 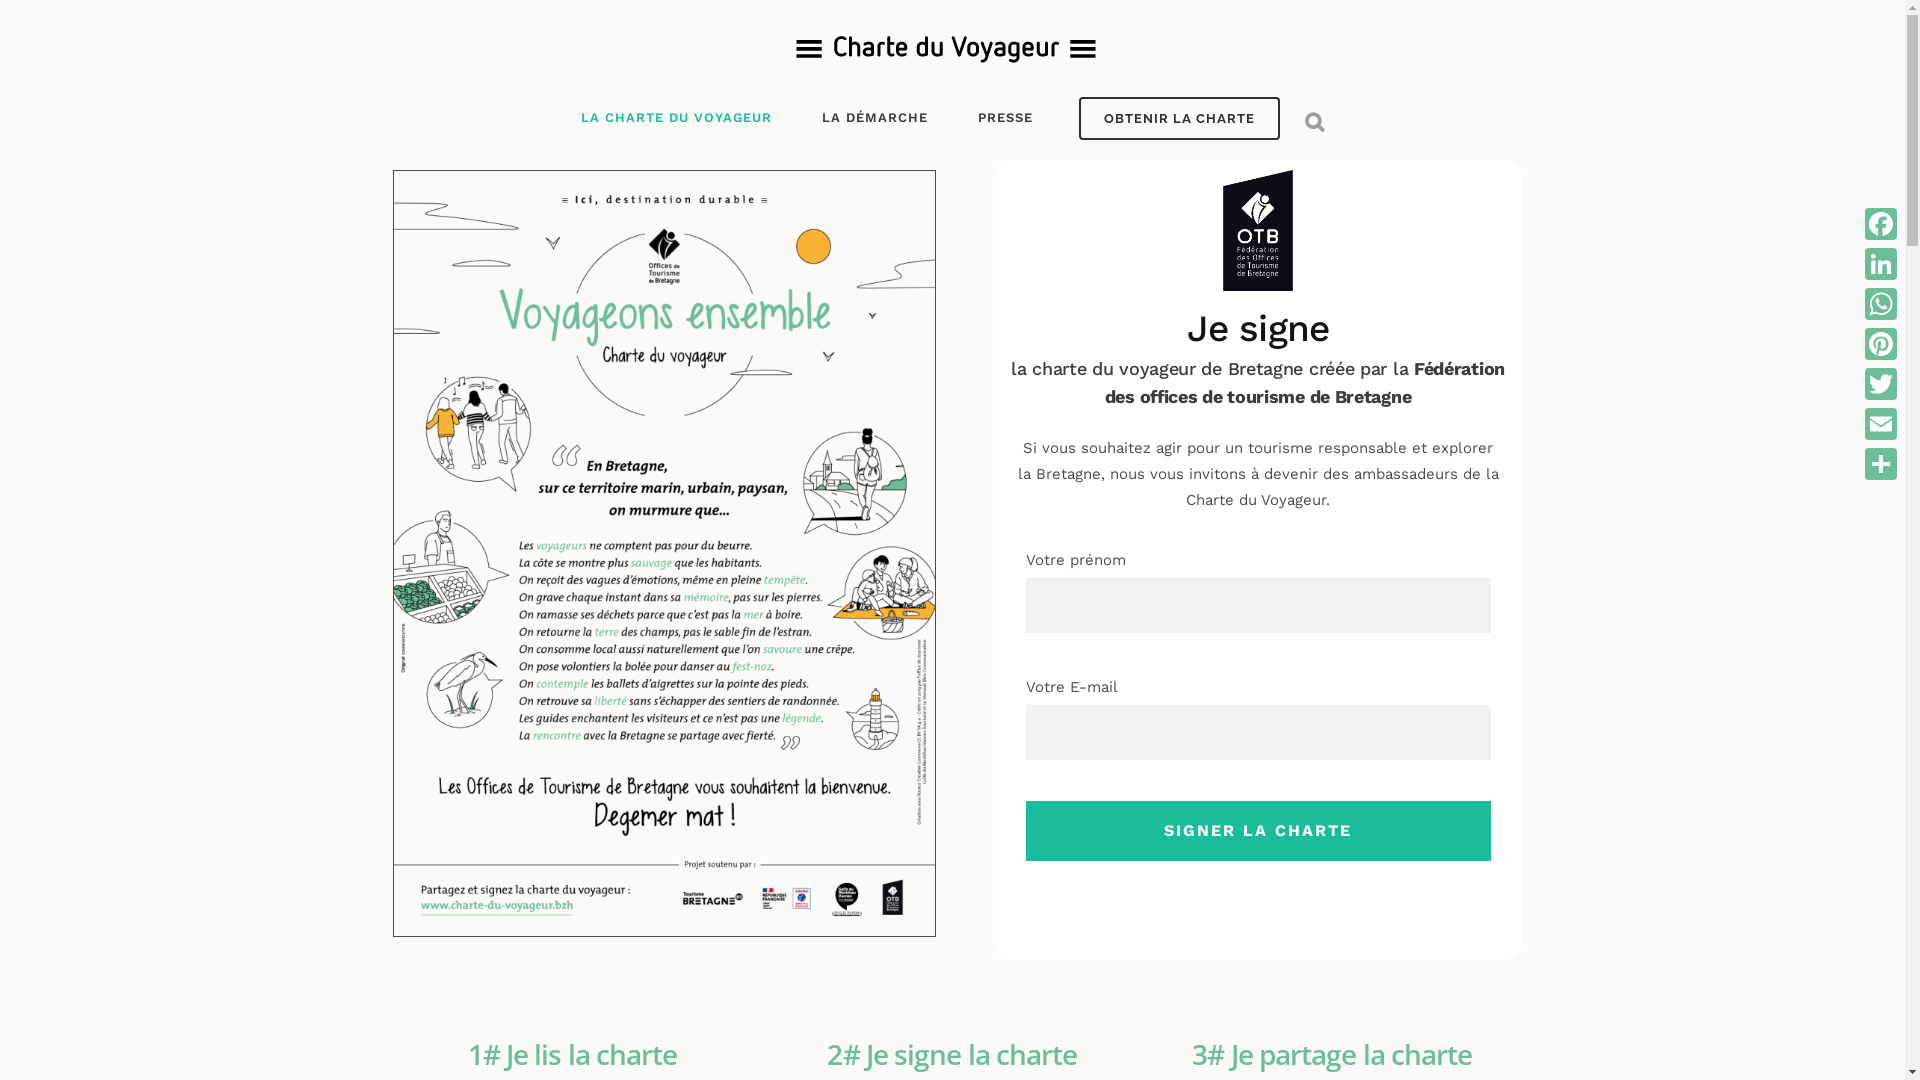 I want to click on 'Email', so click(x=1860, y=423).